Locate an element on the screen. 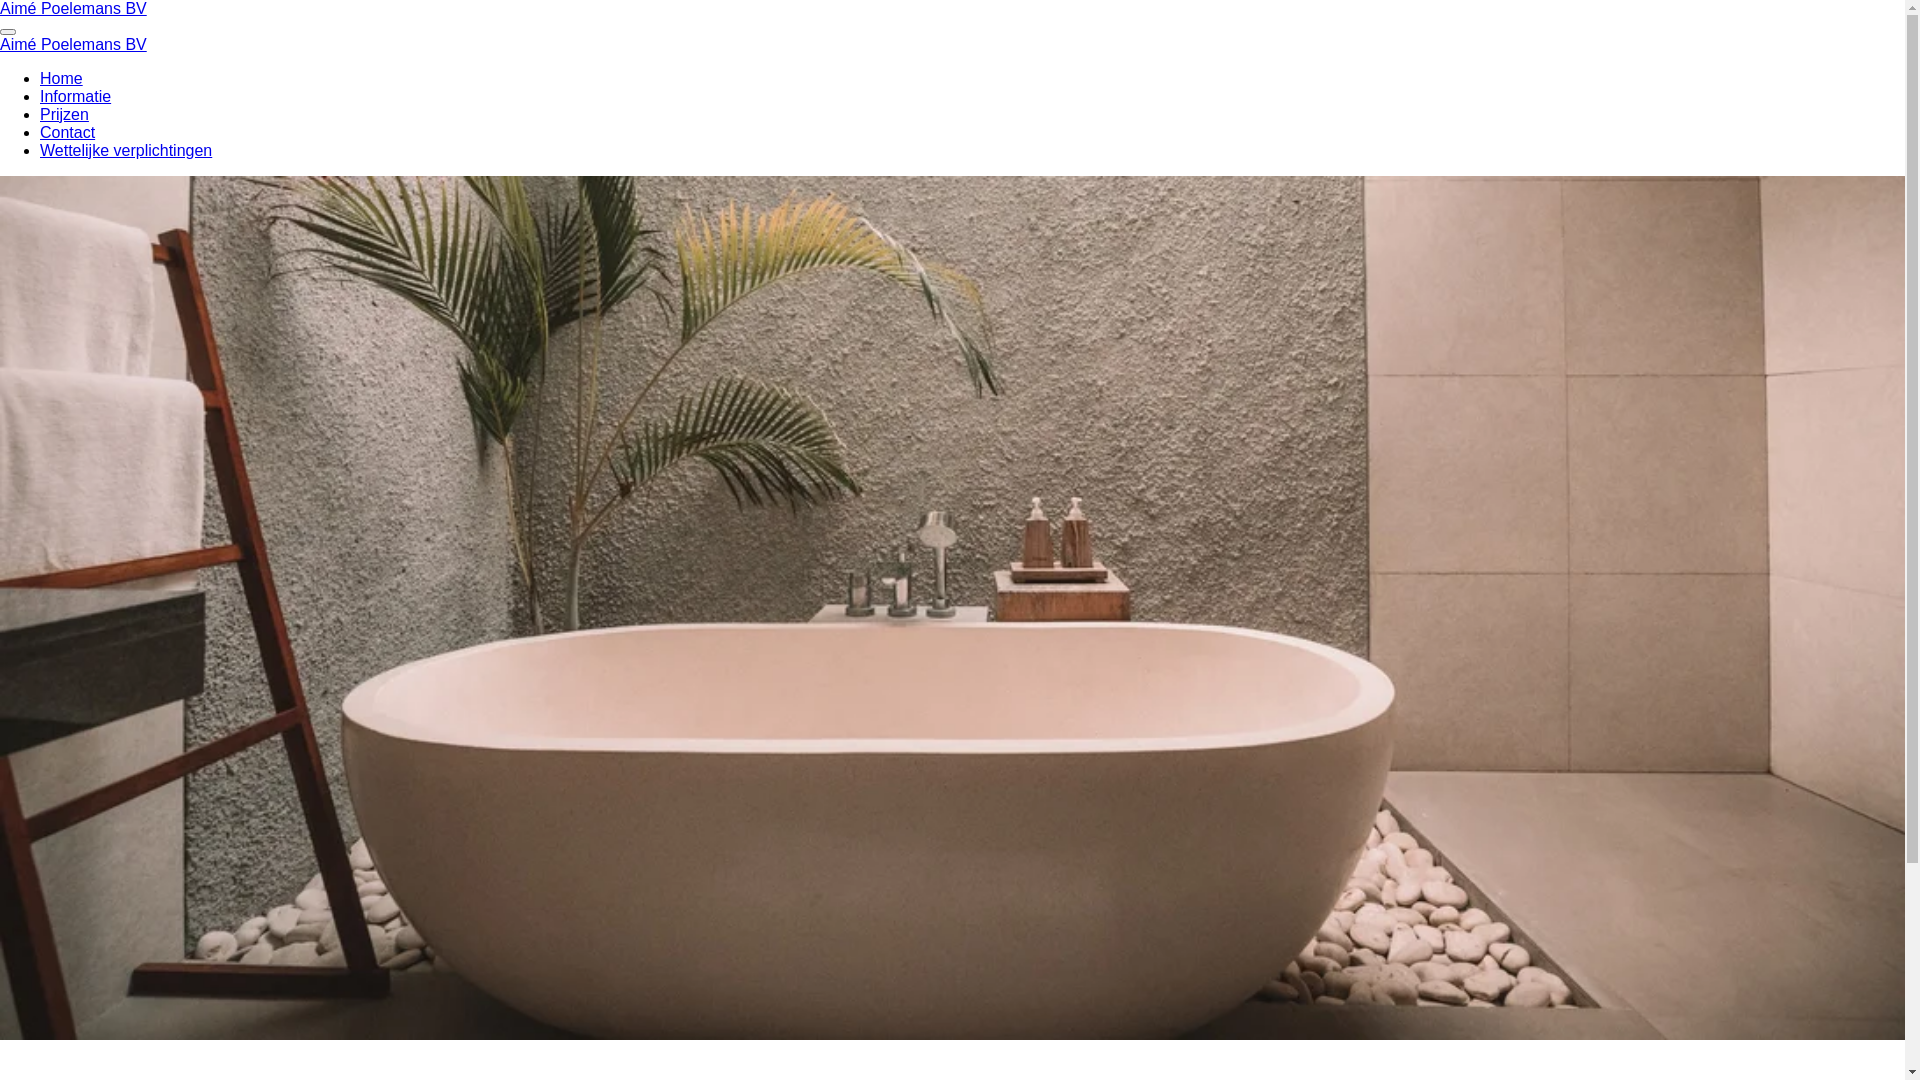 The image size is (1920, 1080). 'Prijzen' is located at coordinates (64, 114).